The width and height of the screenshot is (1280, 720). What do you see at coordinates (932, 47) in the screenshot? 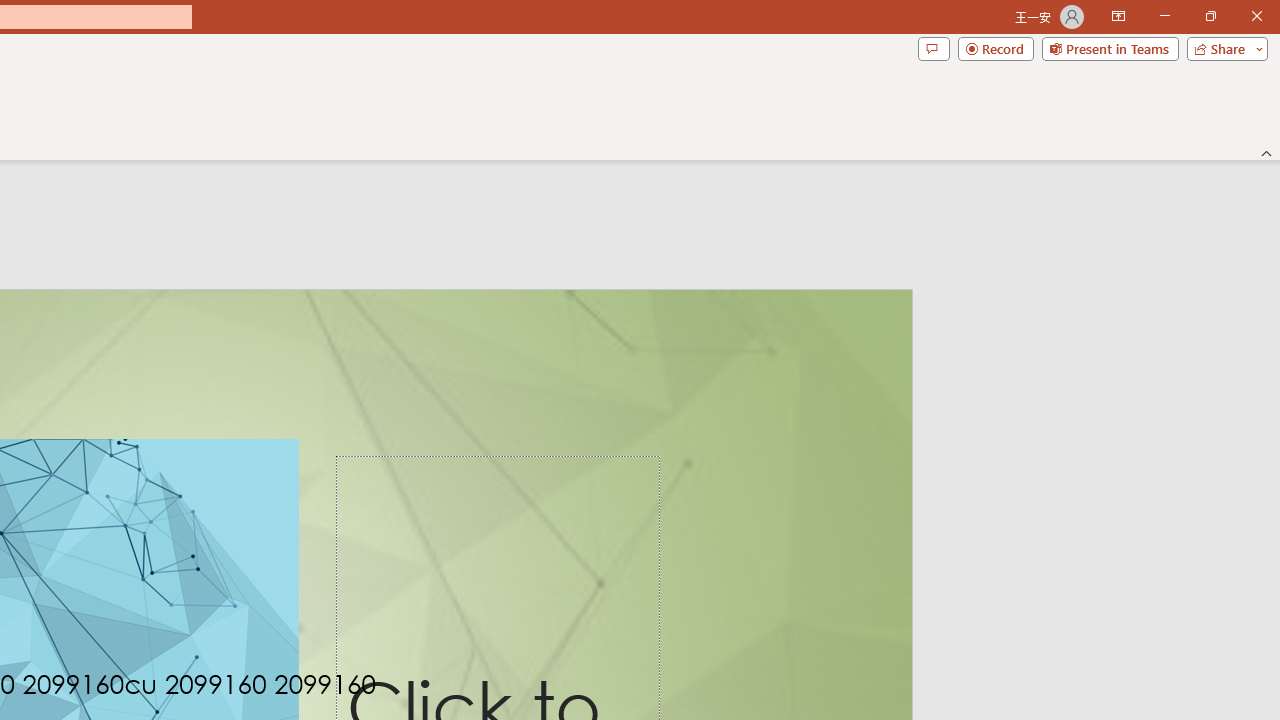
I see `'Comments'` at bounding box center [932, 47].